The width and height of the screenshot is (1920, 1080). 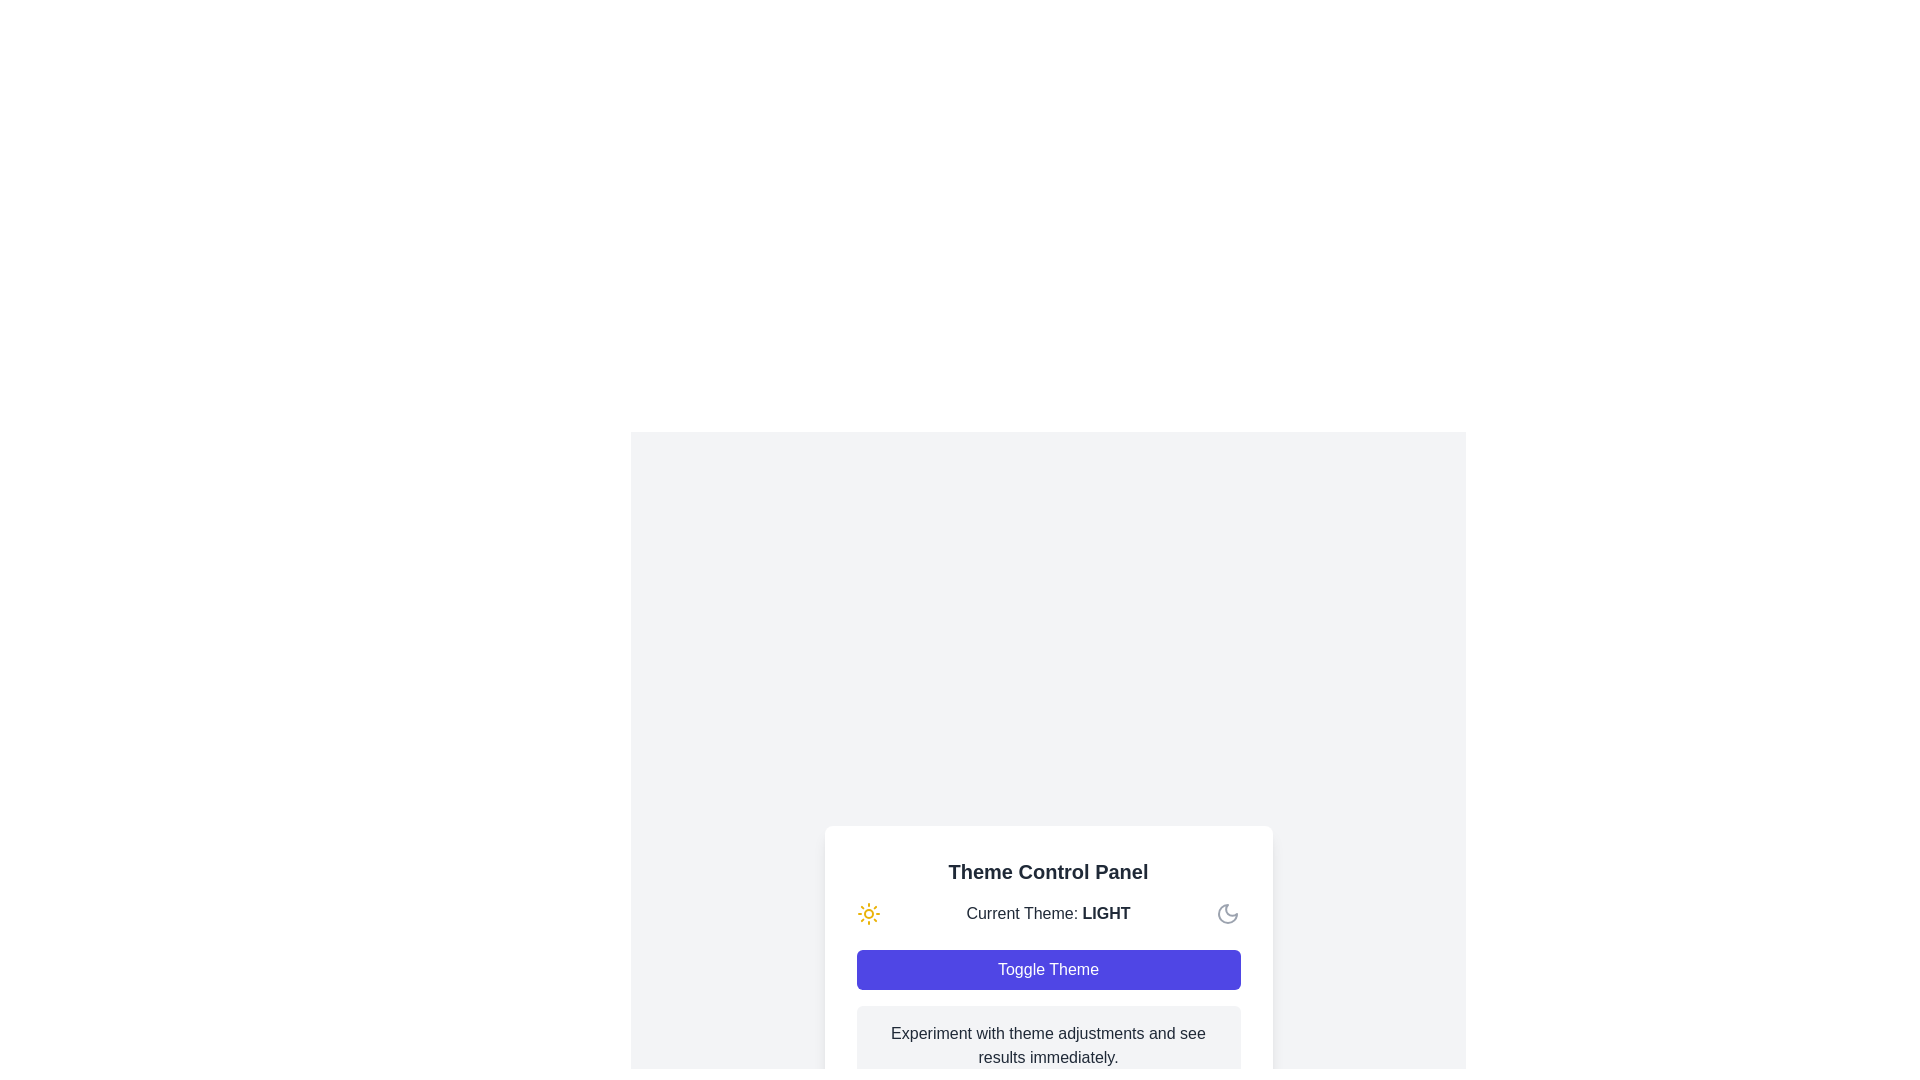 I want to click on the informational label displaying 'Current Theme: LIGHT' with sun and moon icons in the Theme Control Panel, so click(x=1047, y=914).